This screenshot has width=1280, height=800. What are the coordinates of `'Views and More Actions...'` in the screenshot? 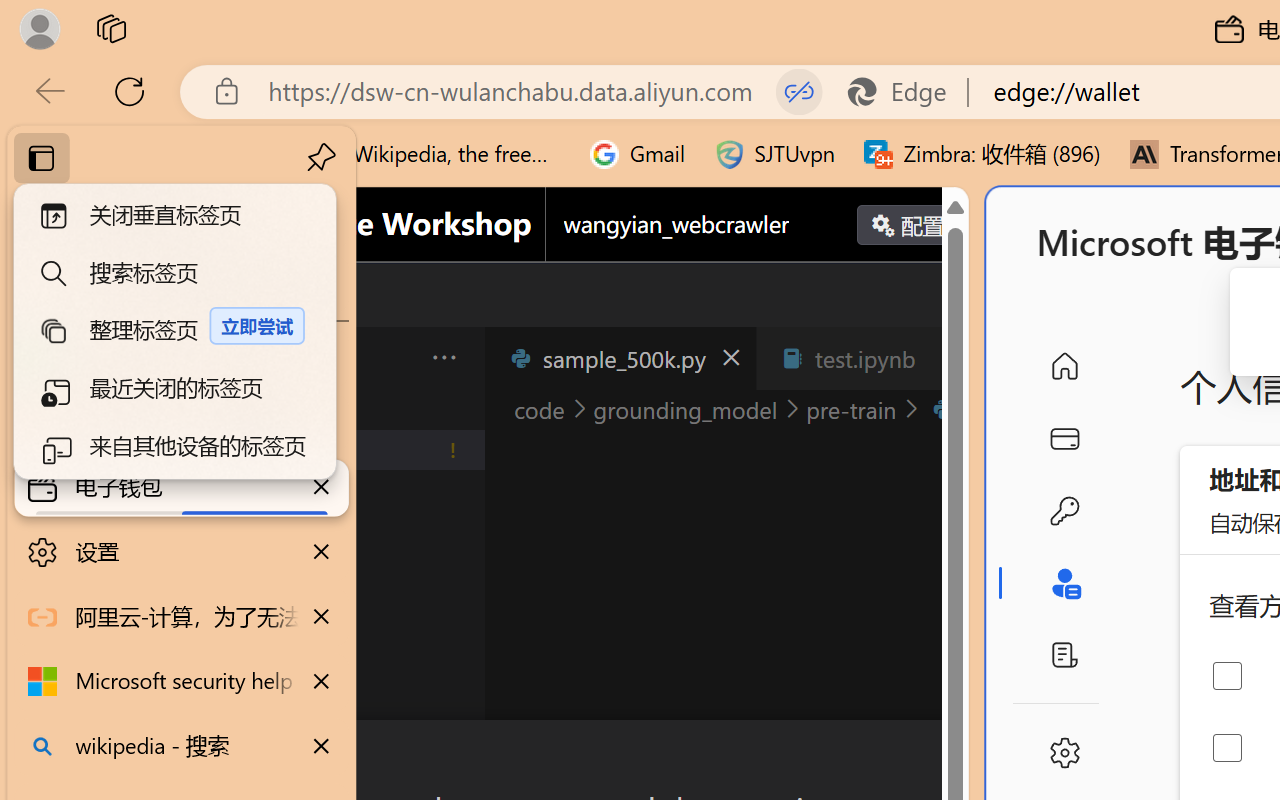 It's located at (441, 357).